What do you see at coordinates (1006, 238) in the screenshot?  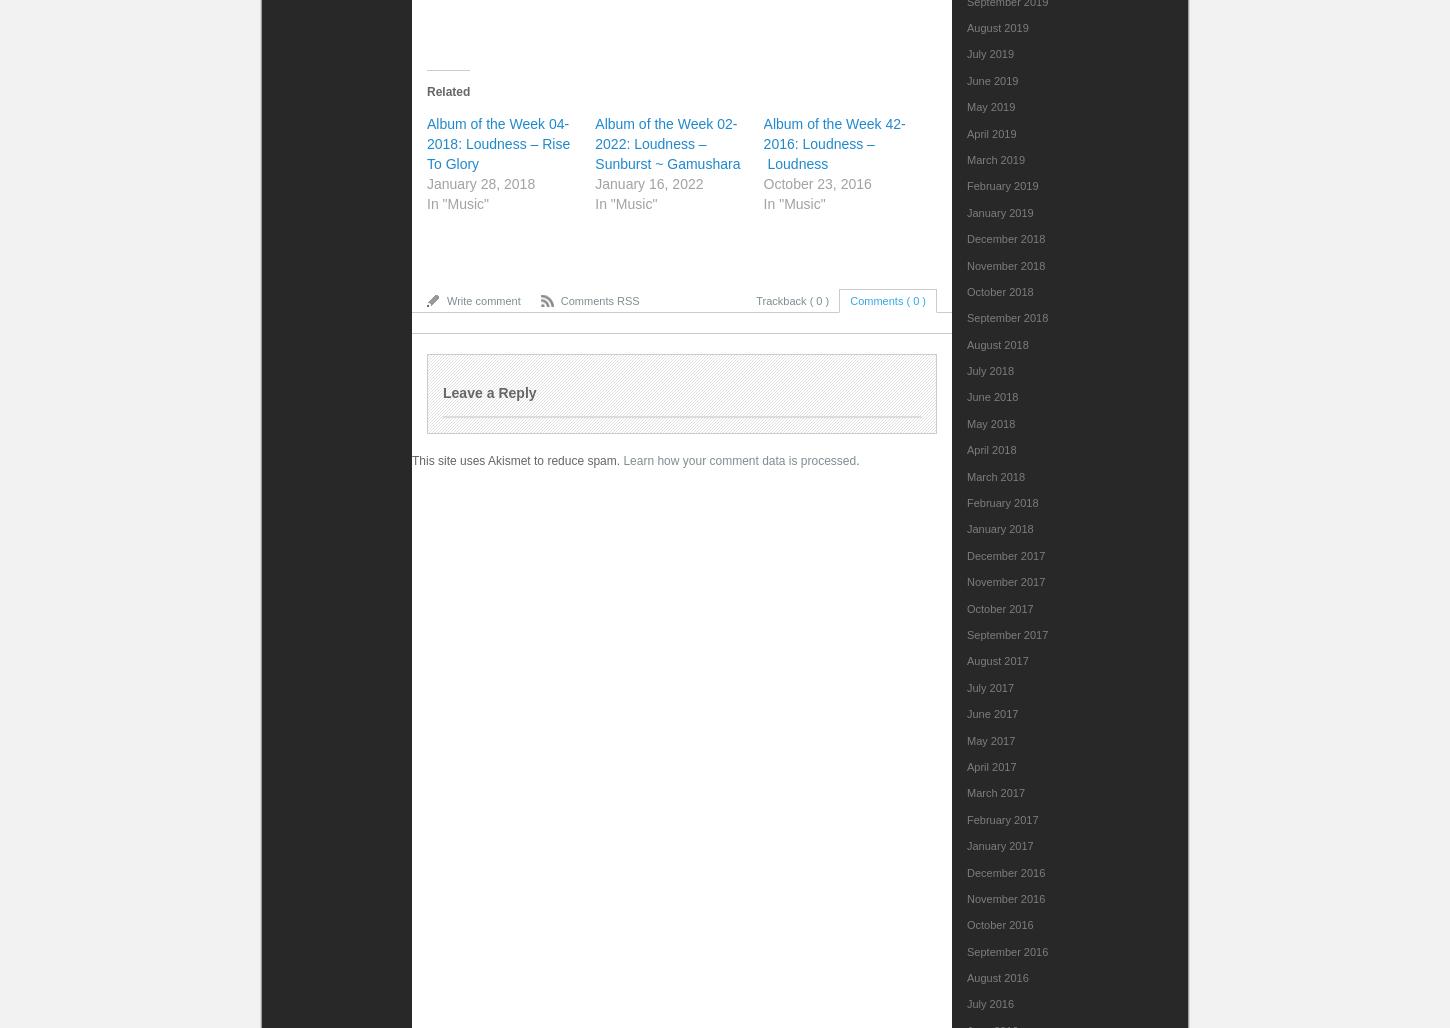 I see `'December 2018'` at bounding box center [1006, 238].